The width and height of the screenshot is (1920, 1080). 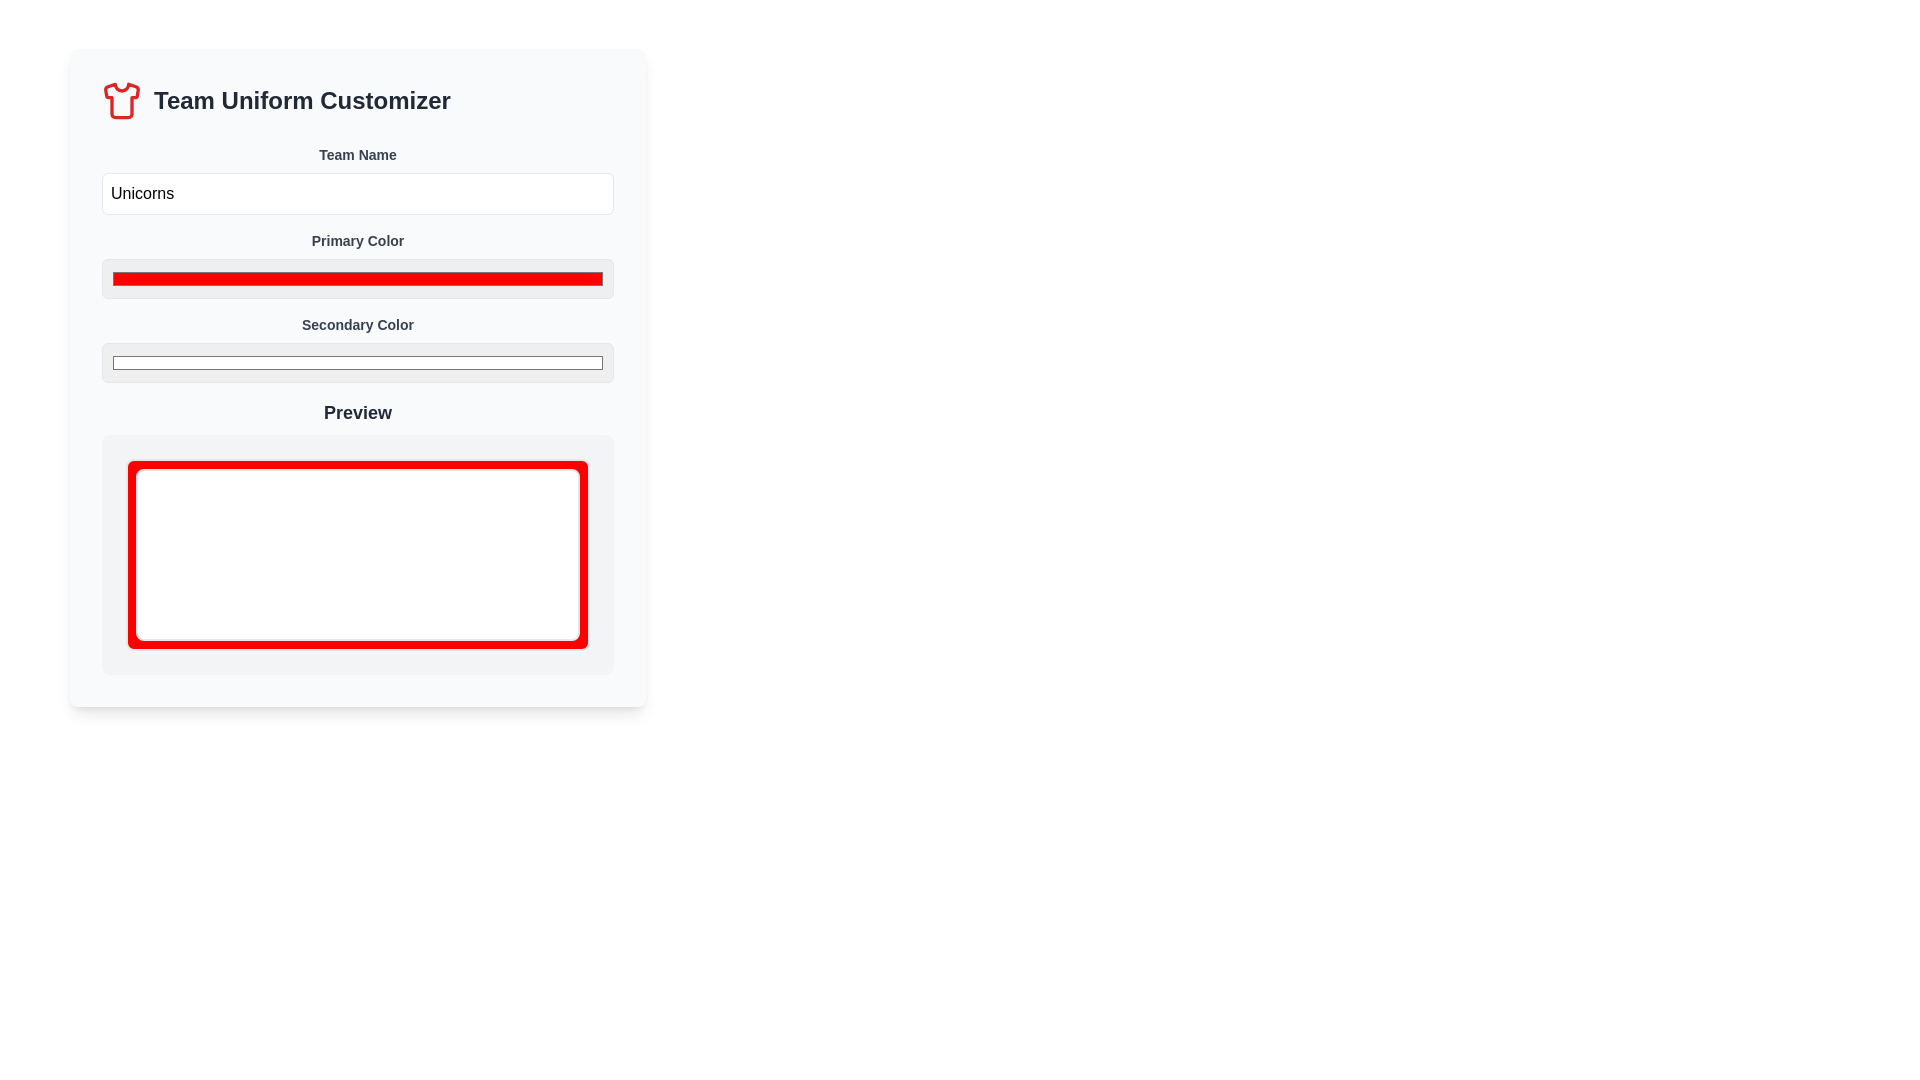 I want to click on the red-colored T-shirt icon located at the top-left corner of the interface, which is positioned immediately to the left of the heading 'Team Uniform Customizer', so click(x=120, y=100).